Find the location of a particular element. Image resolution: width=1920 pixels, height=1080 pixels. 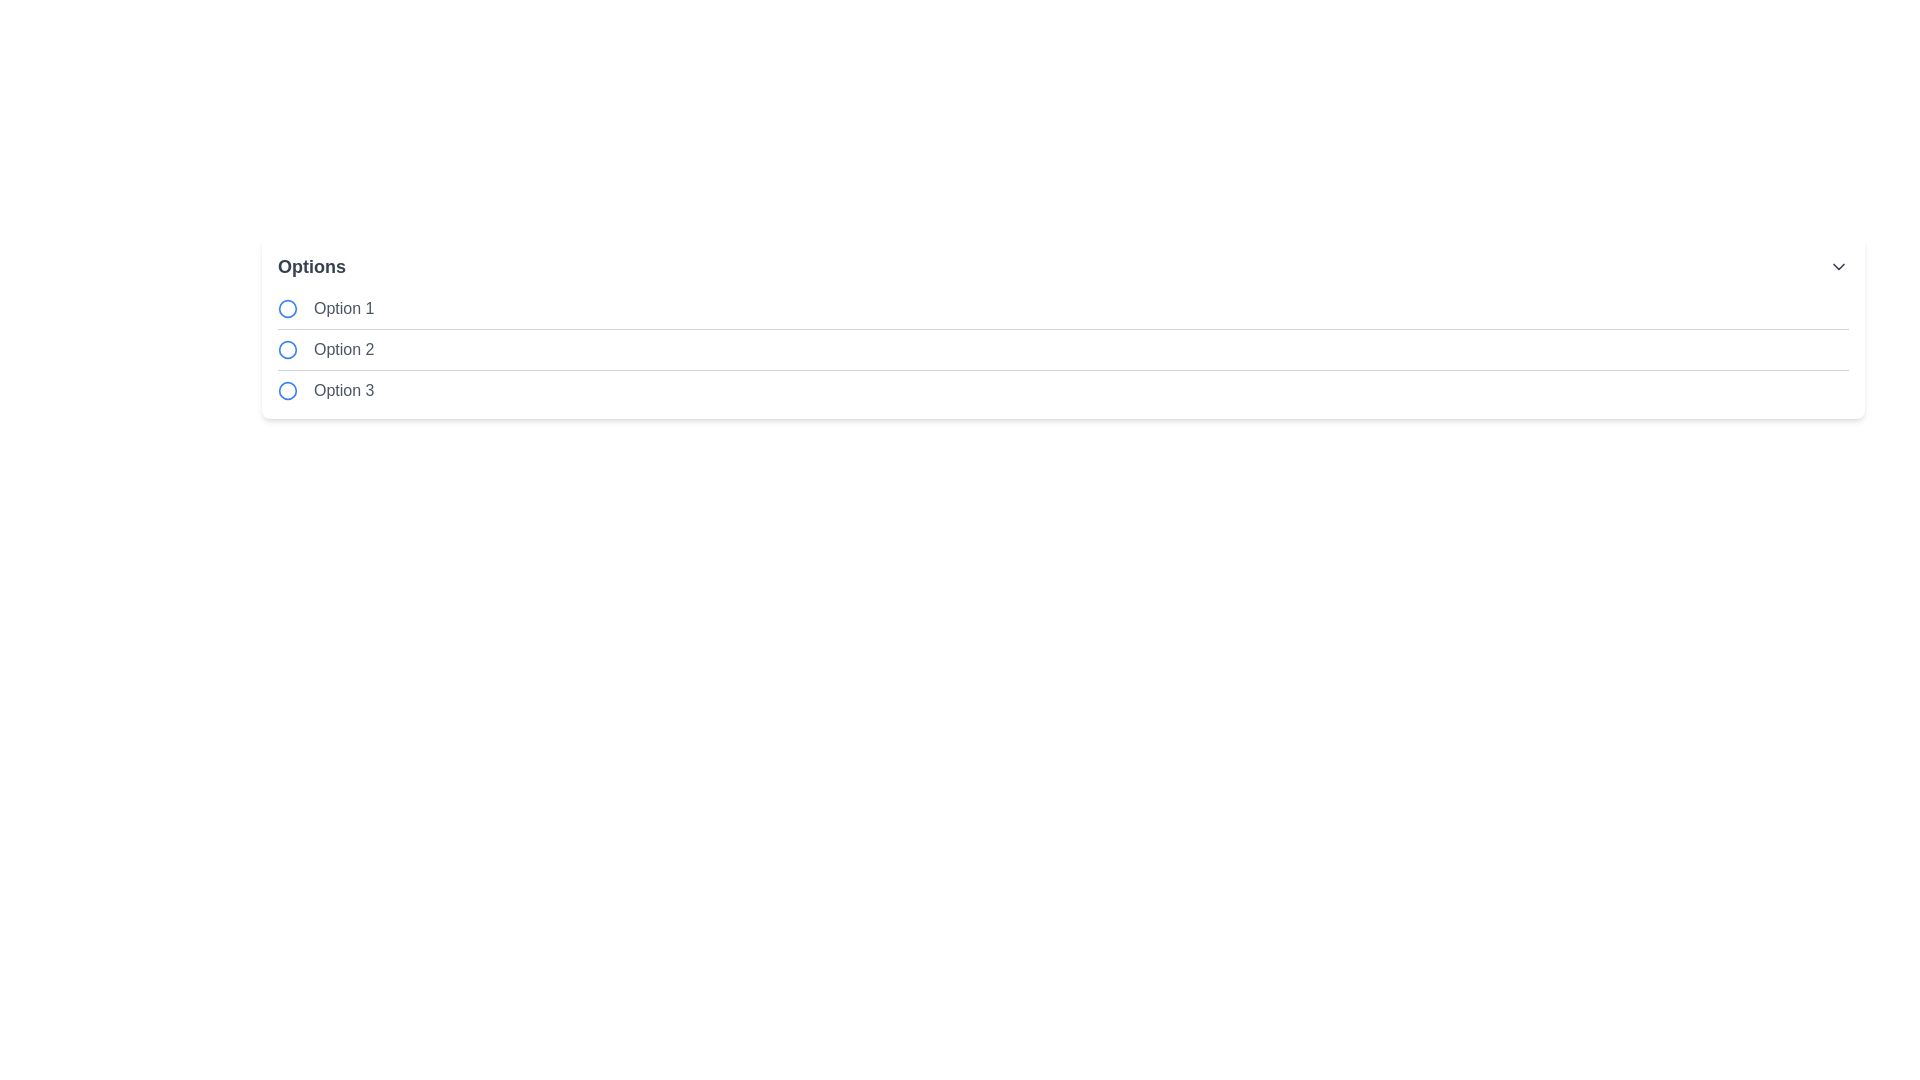

the selectable list item representing 'Option 3' is located at coordinates (1062, 390).